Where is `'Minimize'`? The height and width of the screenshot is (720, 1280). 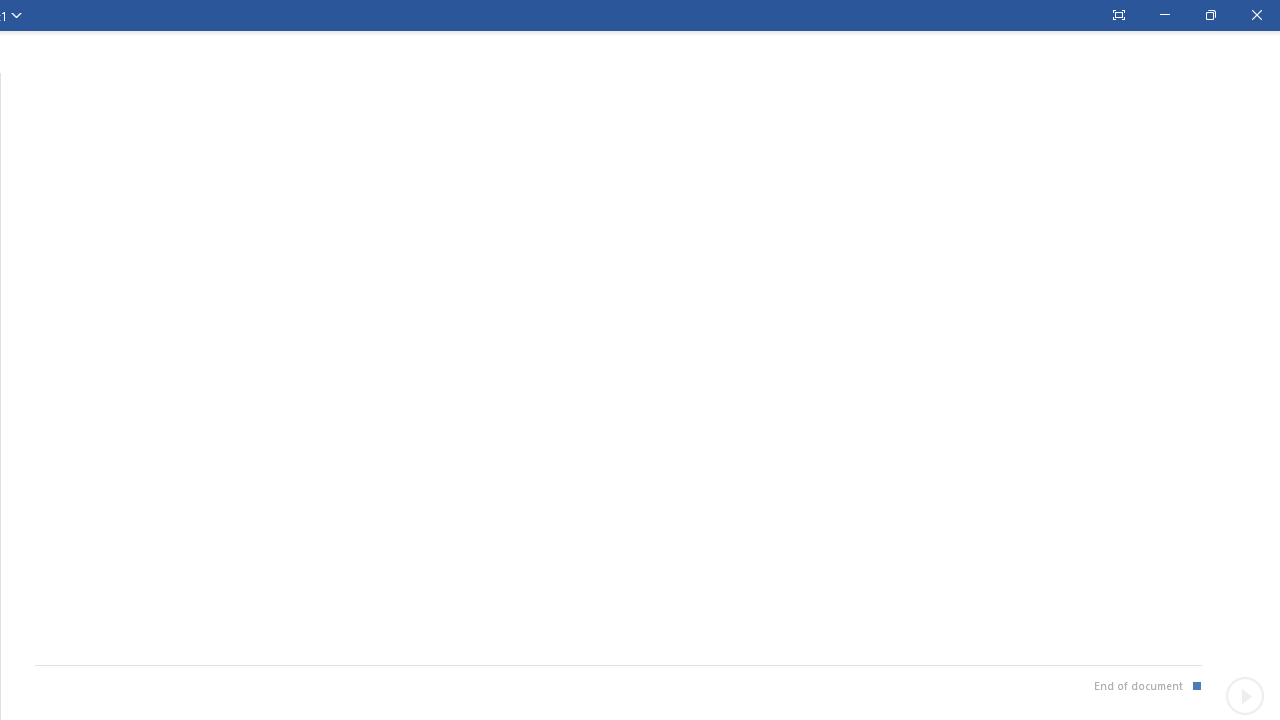 'Minimize' is located at coordinates (1164, 15).